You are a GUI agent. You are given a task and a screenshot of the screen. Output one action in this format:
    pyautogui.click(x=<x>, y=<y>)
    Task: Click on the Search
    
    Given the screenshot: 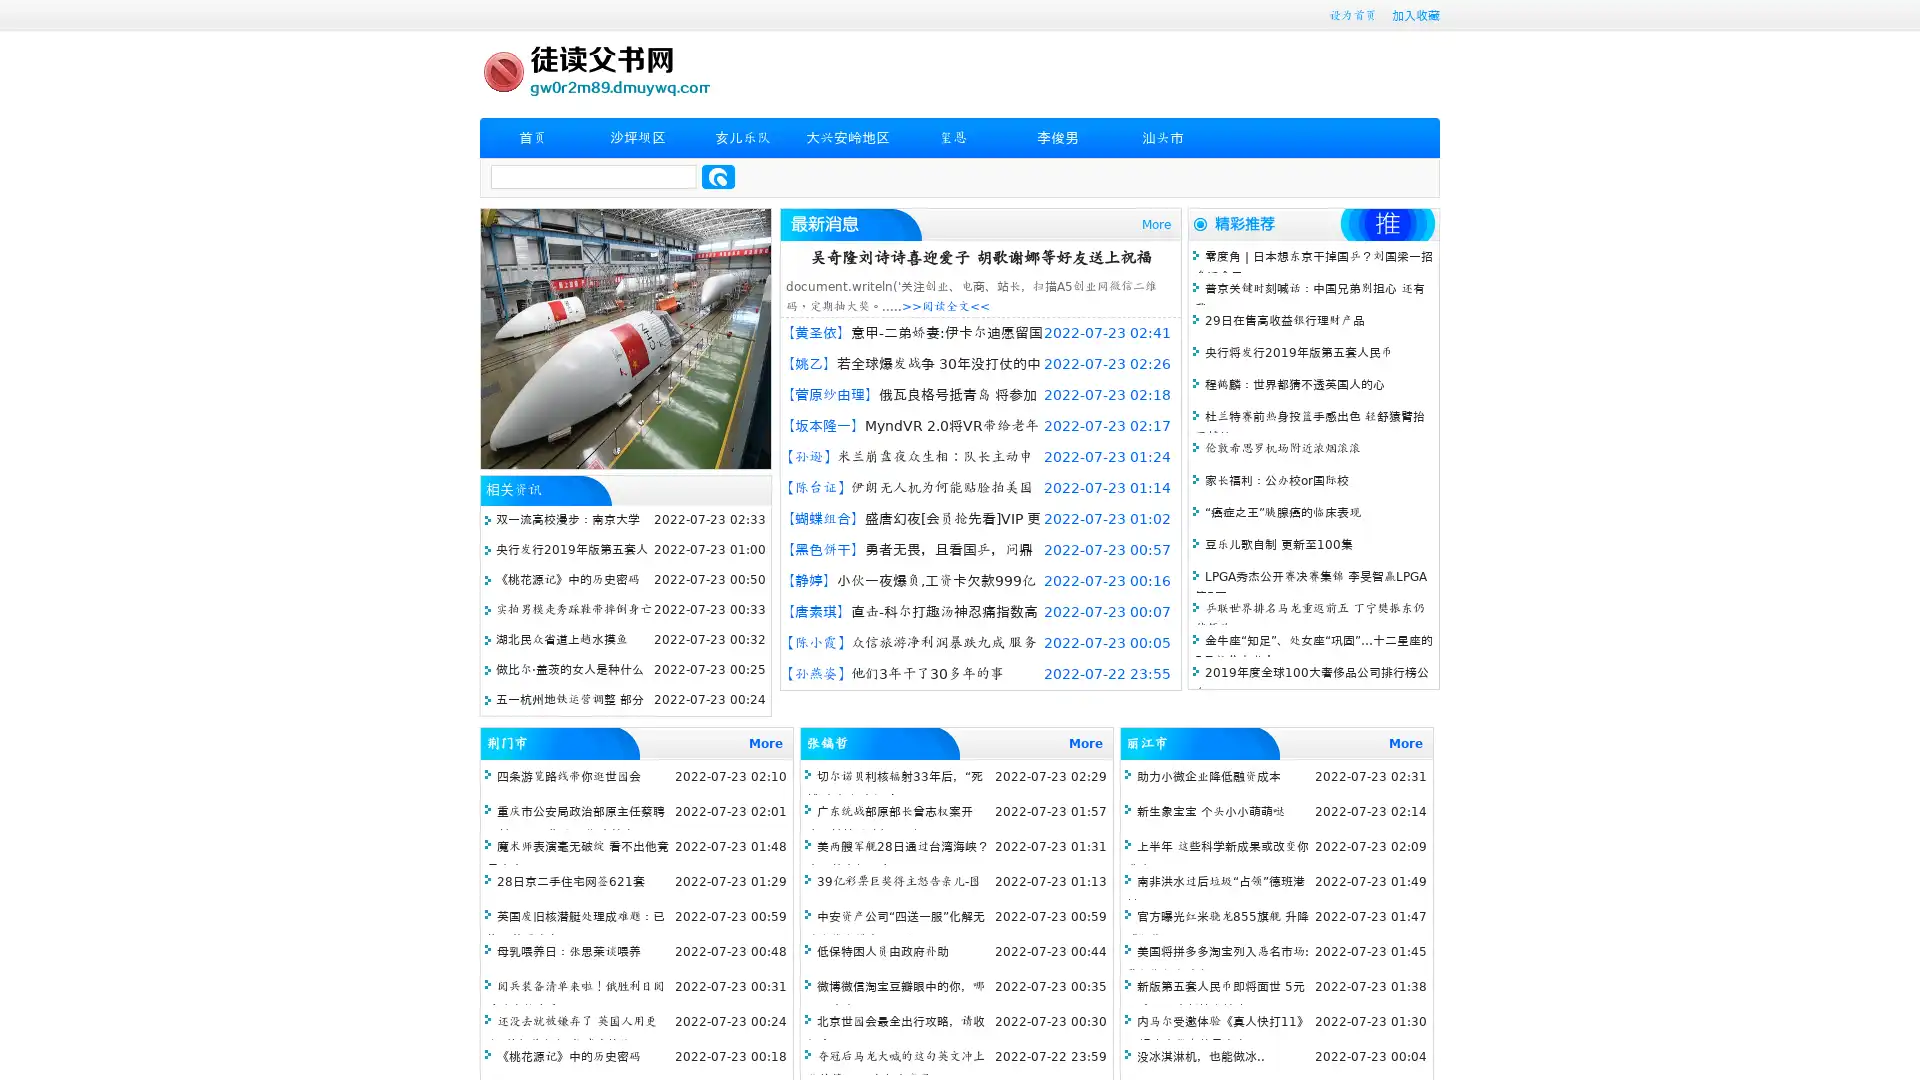 What is the action you would take?
    pyautogui.click(x=718, y=176)
    